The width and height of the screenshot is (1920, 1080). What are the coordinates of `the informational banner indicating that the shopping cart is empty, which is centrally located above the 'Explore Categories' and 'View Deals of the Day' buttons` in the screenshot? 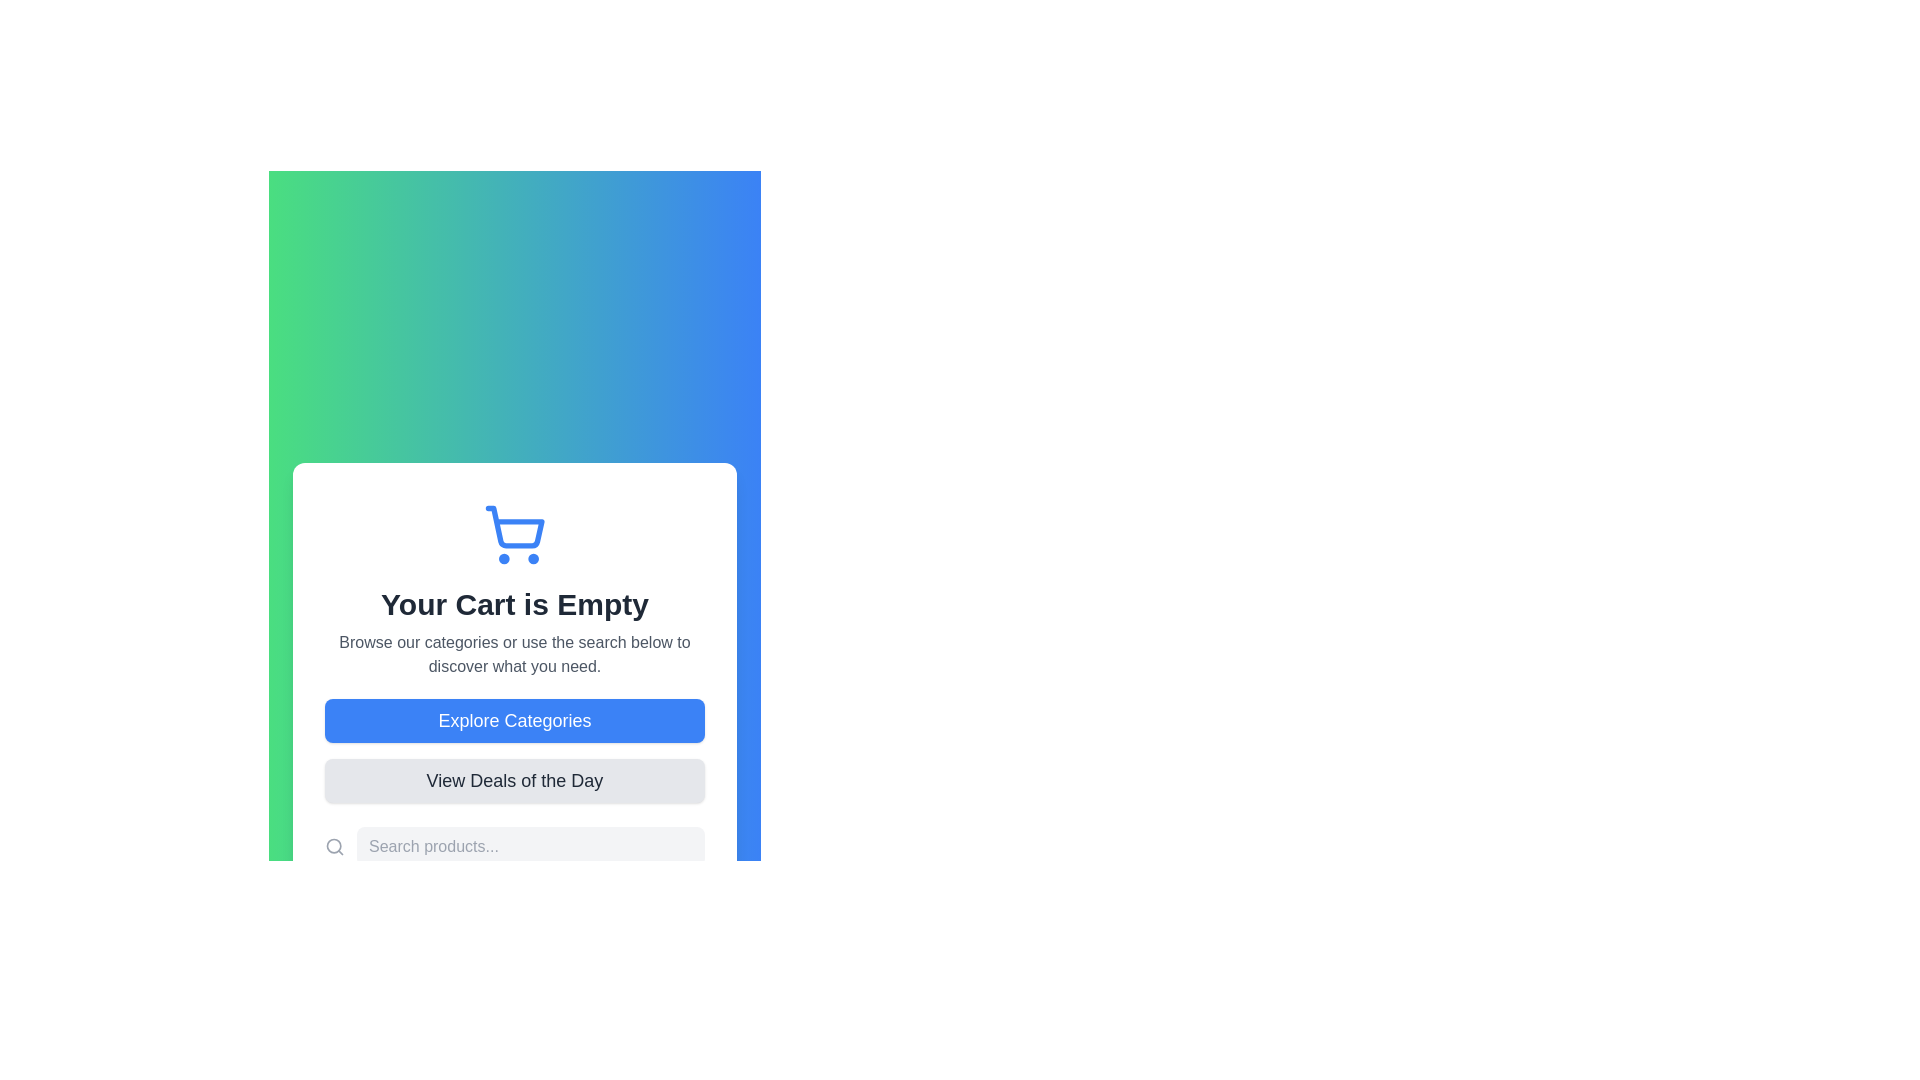 It's located at (514, 589).